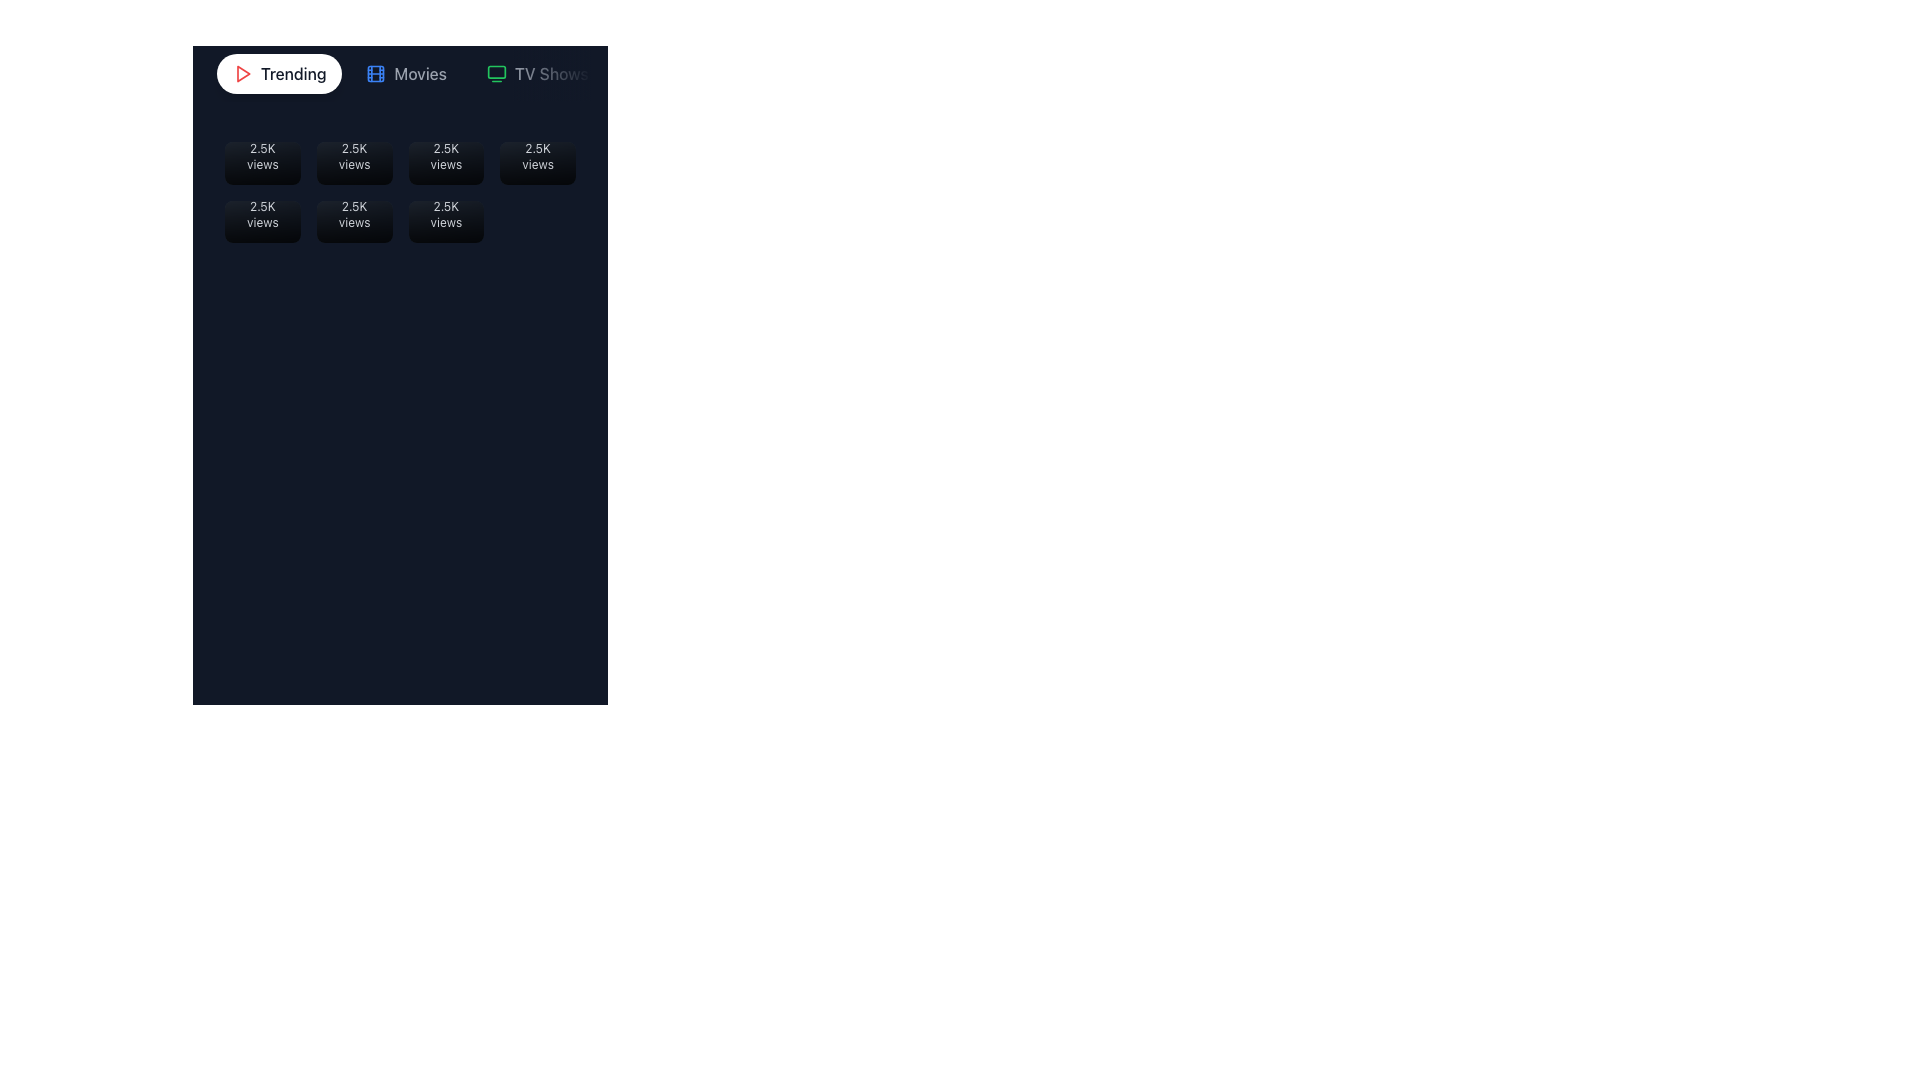  What do you see at coordinates (242, 72) in the screenshot?
I see `the decorative icon representing the 'Trending' section located at the leftmost part of the 'Trending' button in the top navigation menu` at bounding box center [242, 72].